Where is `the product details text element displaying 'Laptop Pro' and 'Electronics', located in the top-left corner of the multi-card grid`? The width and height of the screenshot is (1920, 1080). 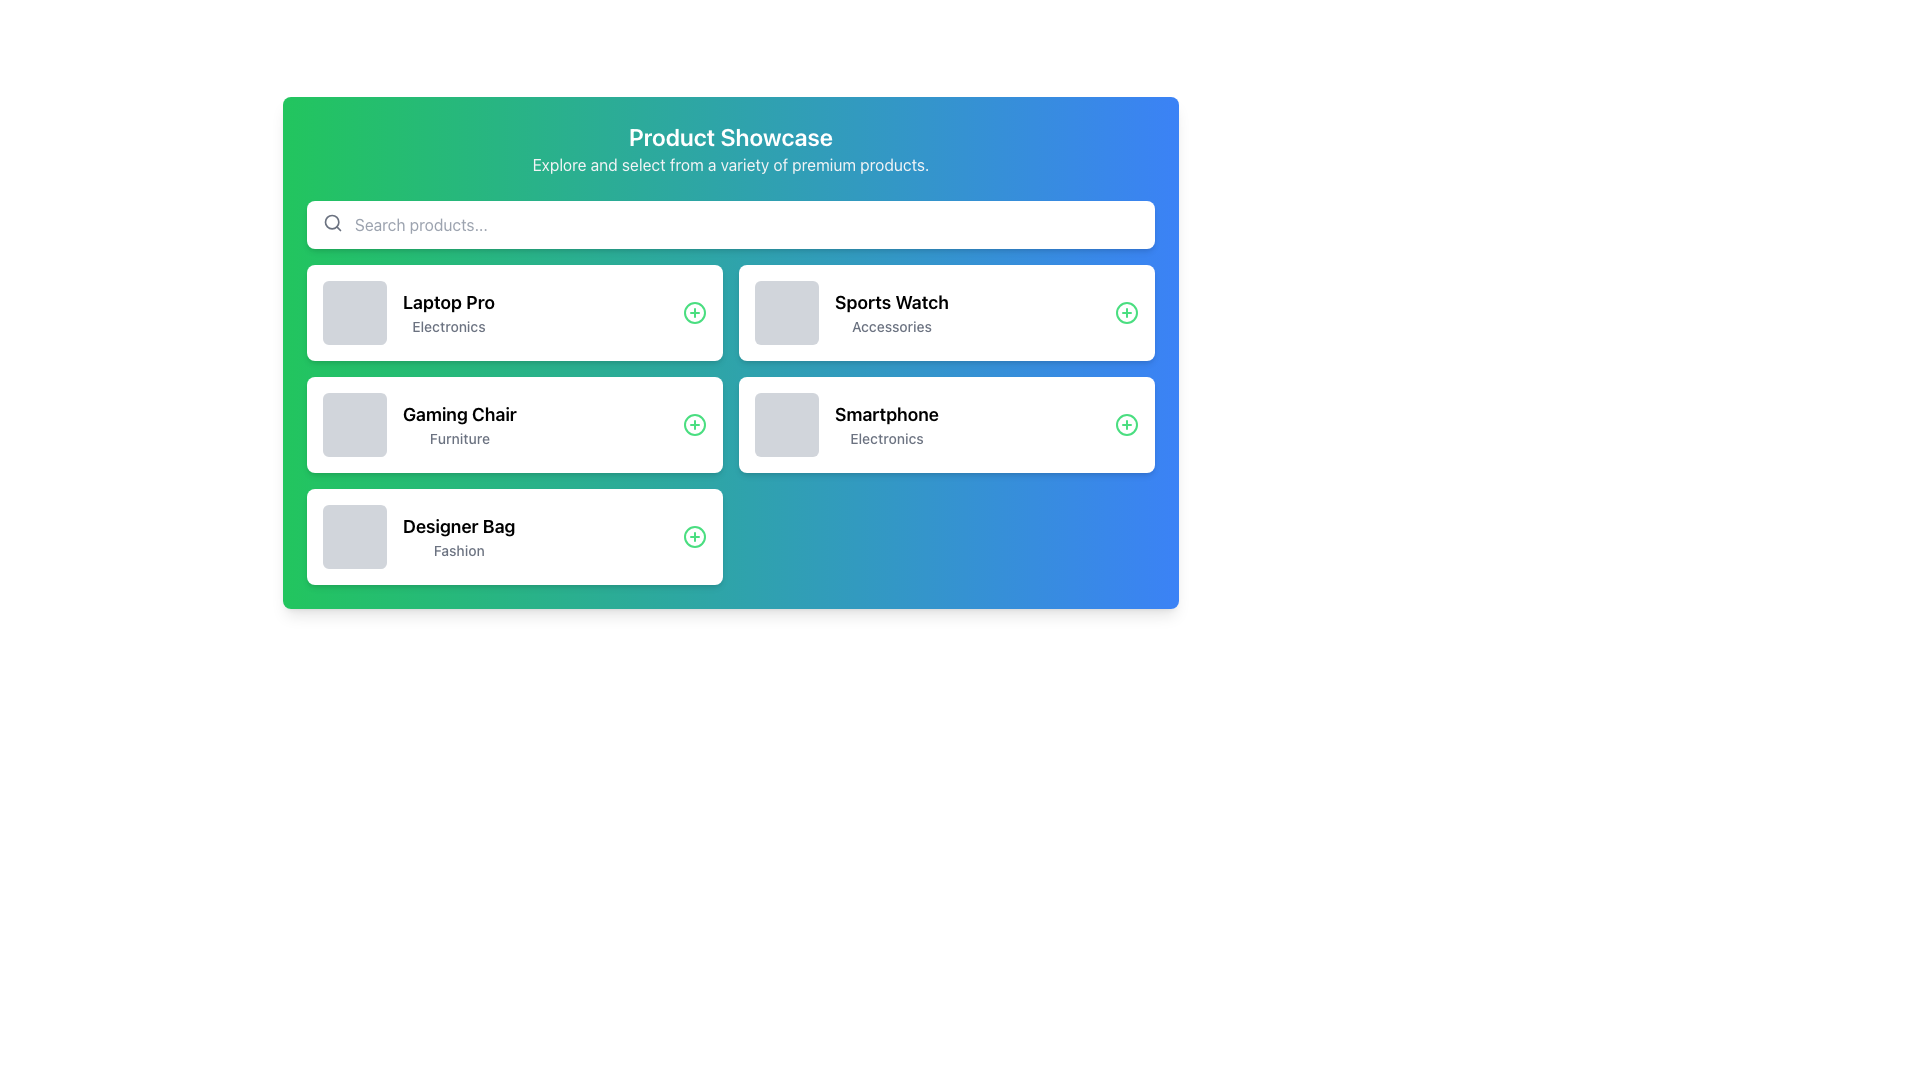
the product details text element displaying 'Laptop Pro' and 'Electronics', located in the top-left corner of the multi-card grid is located at coordinates (407, 312).